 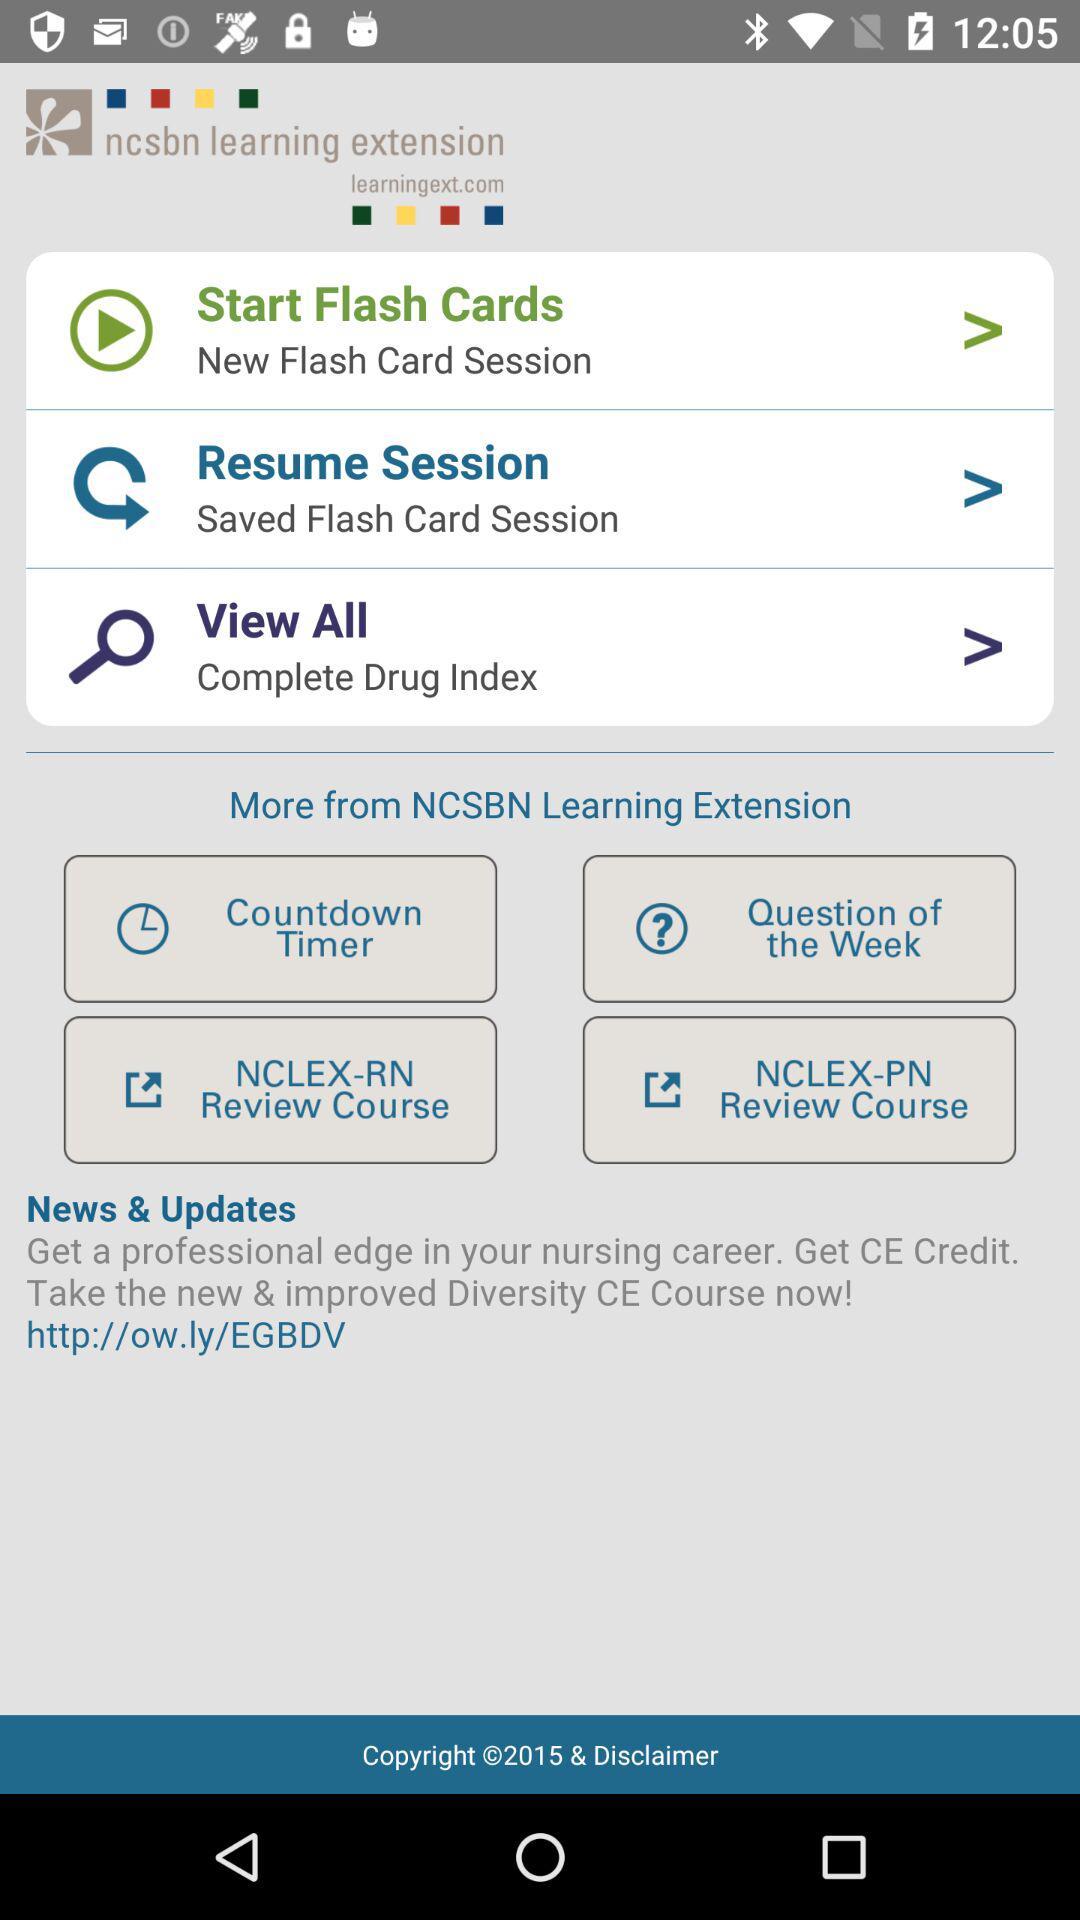 What do you see at coordinates (798, 1089) in the screenshot?
I see `review option` at bounding box center [798, 1089].